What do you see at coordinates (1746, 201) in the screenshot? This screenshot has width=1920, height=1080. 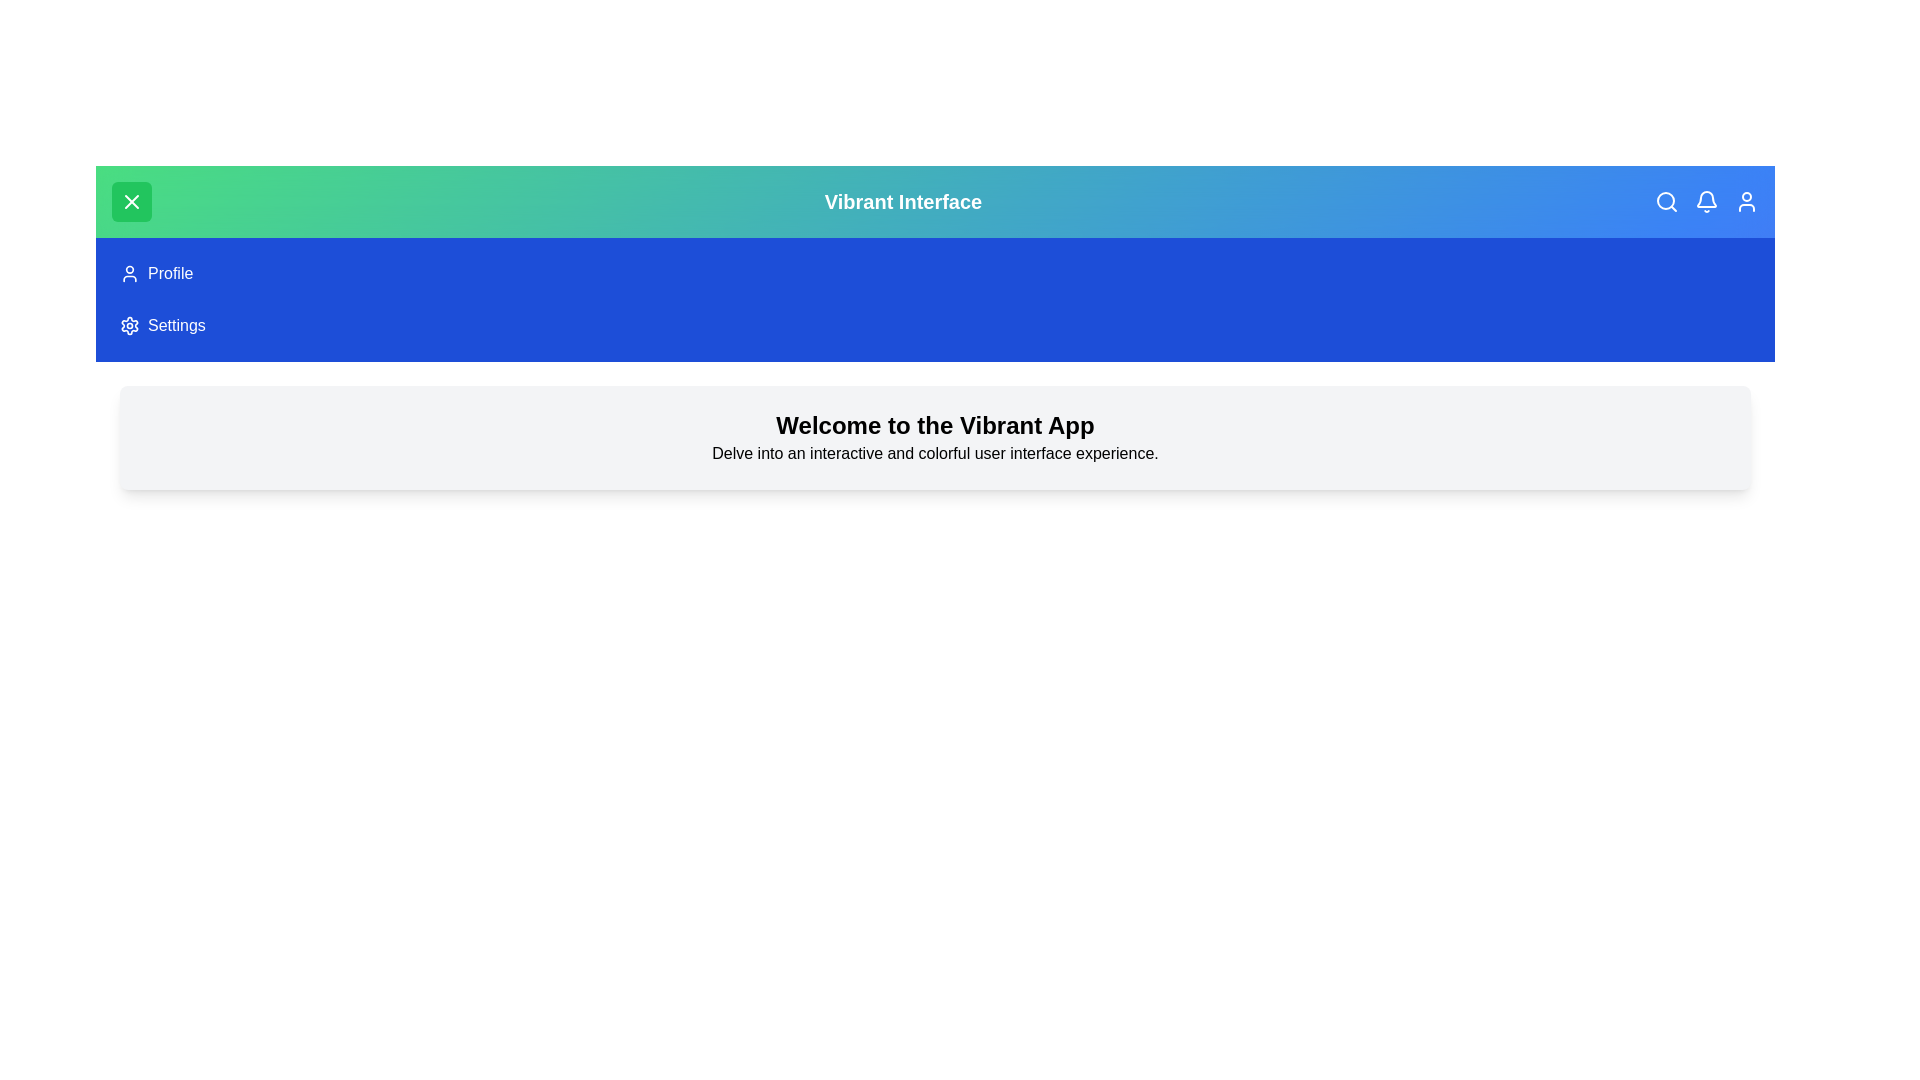 I see `the user icon in the top-right corner of the app bar` at bounding box center [1746, 201].